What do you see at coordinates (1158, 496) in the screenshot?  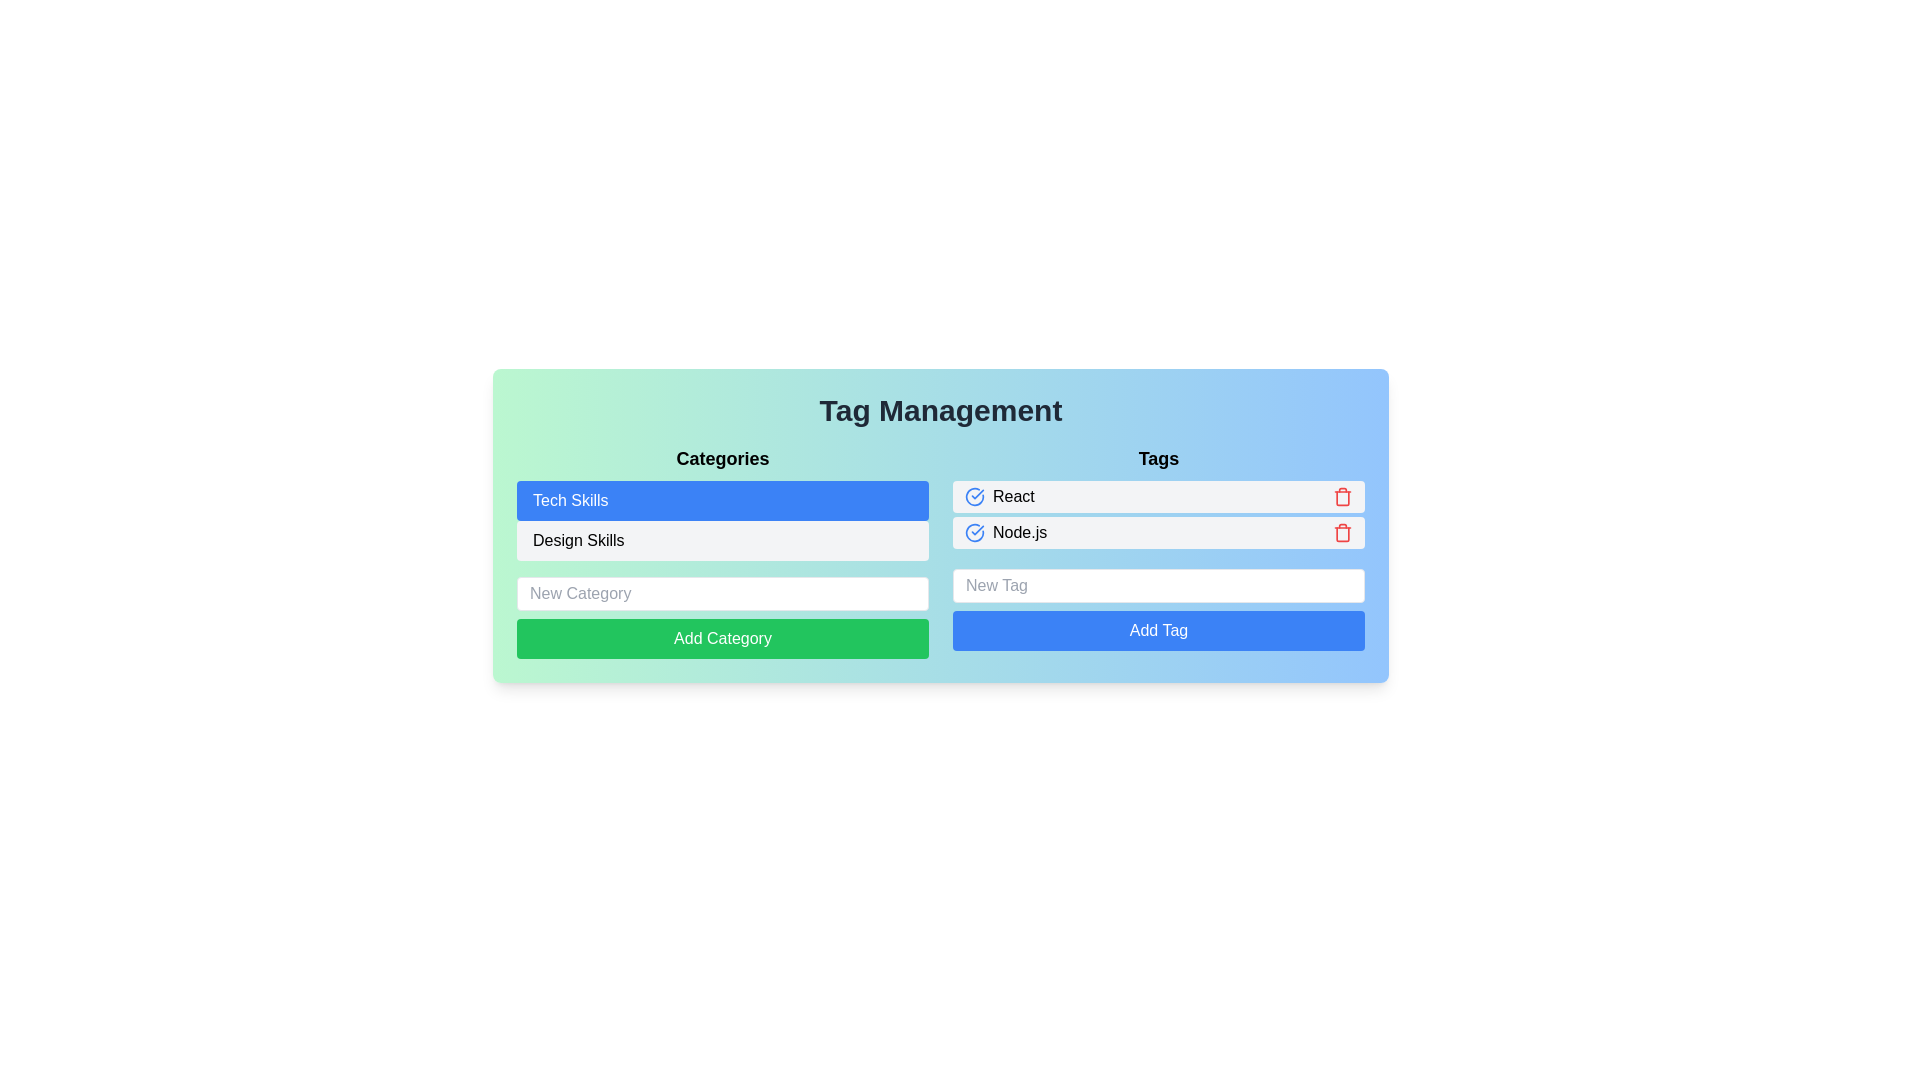 I see `the Tag item labeled 'React' with a delete button to trigger the tooltip or highlighting effect` at bounding box center [1158, 496].